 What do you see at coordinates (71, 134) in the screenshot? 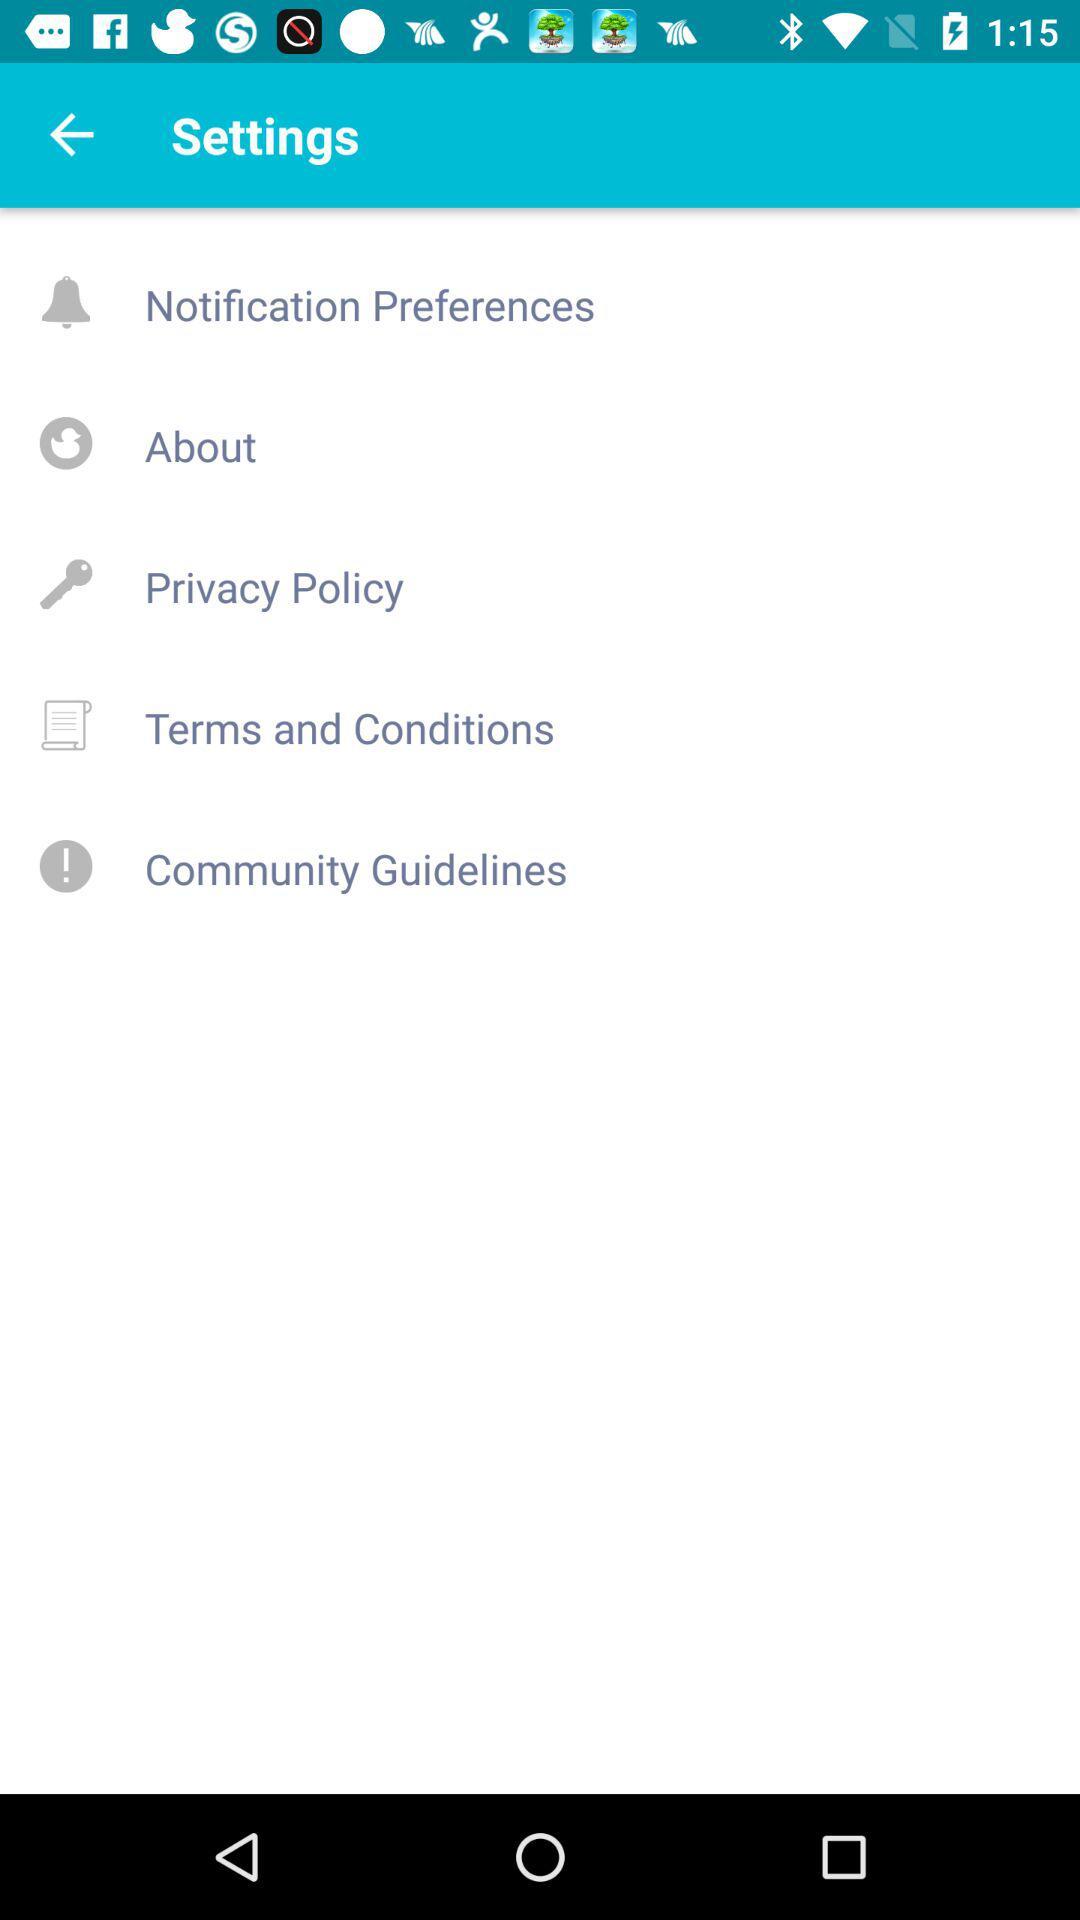
I see `go back` at bounding box center [71, 134].